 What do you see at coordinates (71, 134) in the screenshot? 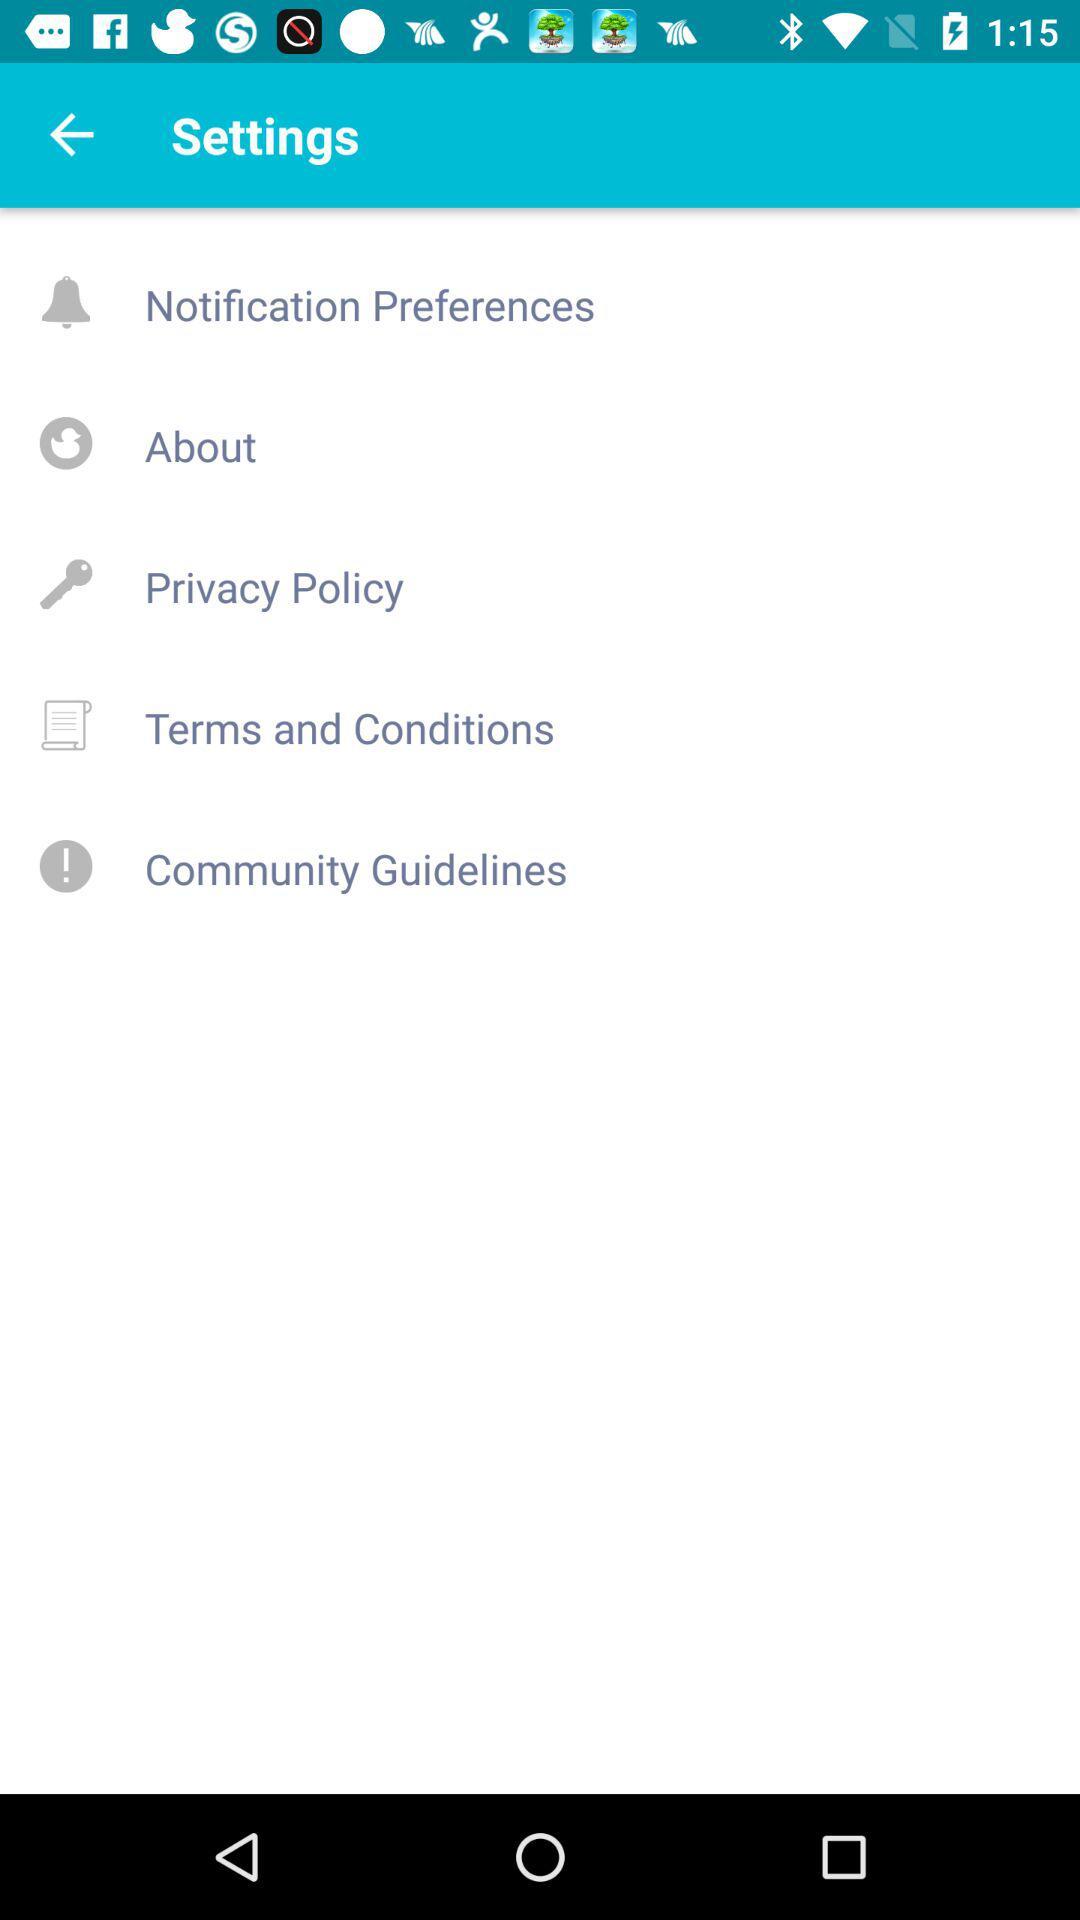
I see `go back` at bounding box center [71, 134].